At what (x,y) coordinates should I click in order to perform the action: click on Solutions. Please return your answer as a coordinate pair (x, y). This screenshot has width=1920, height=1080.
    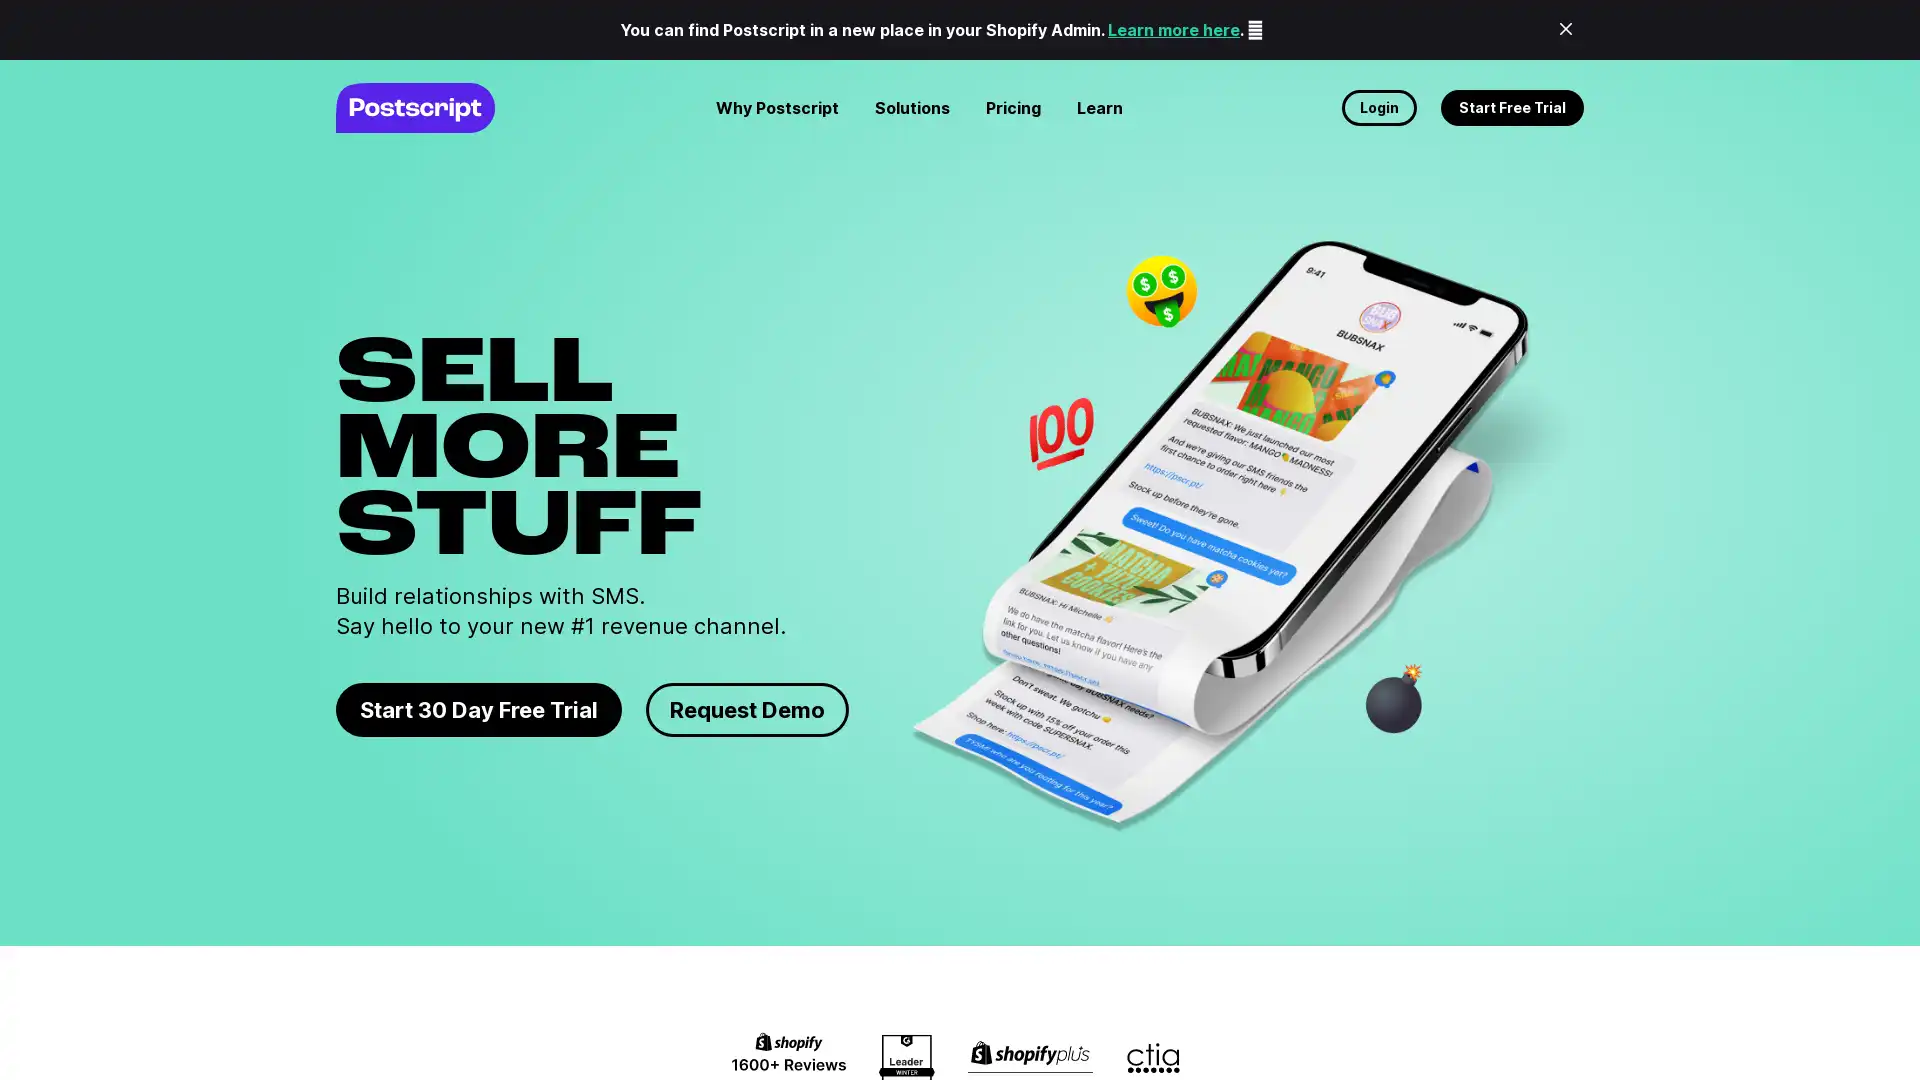
    Looking at the image, I should click on (910, 107).